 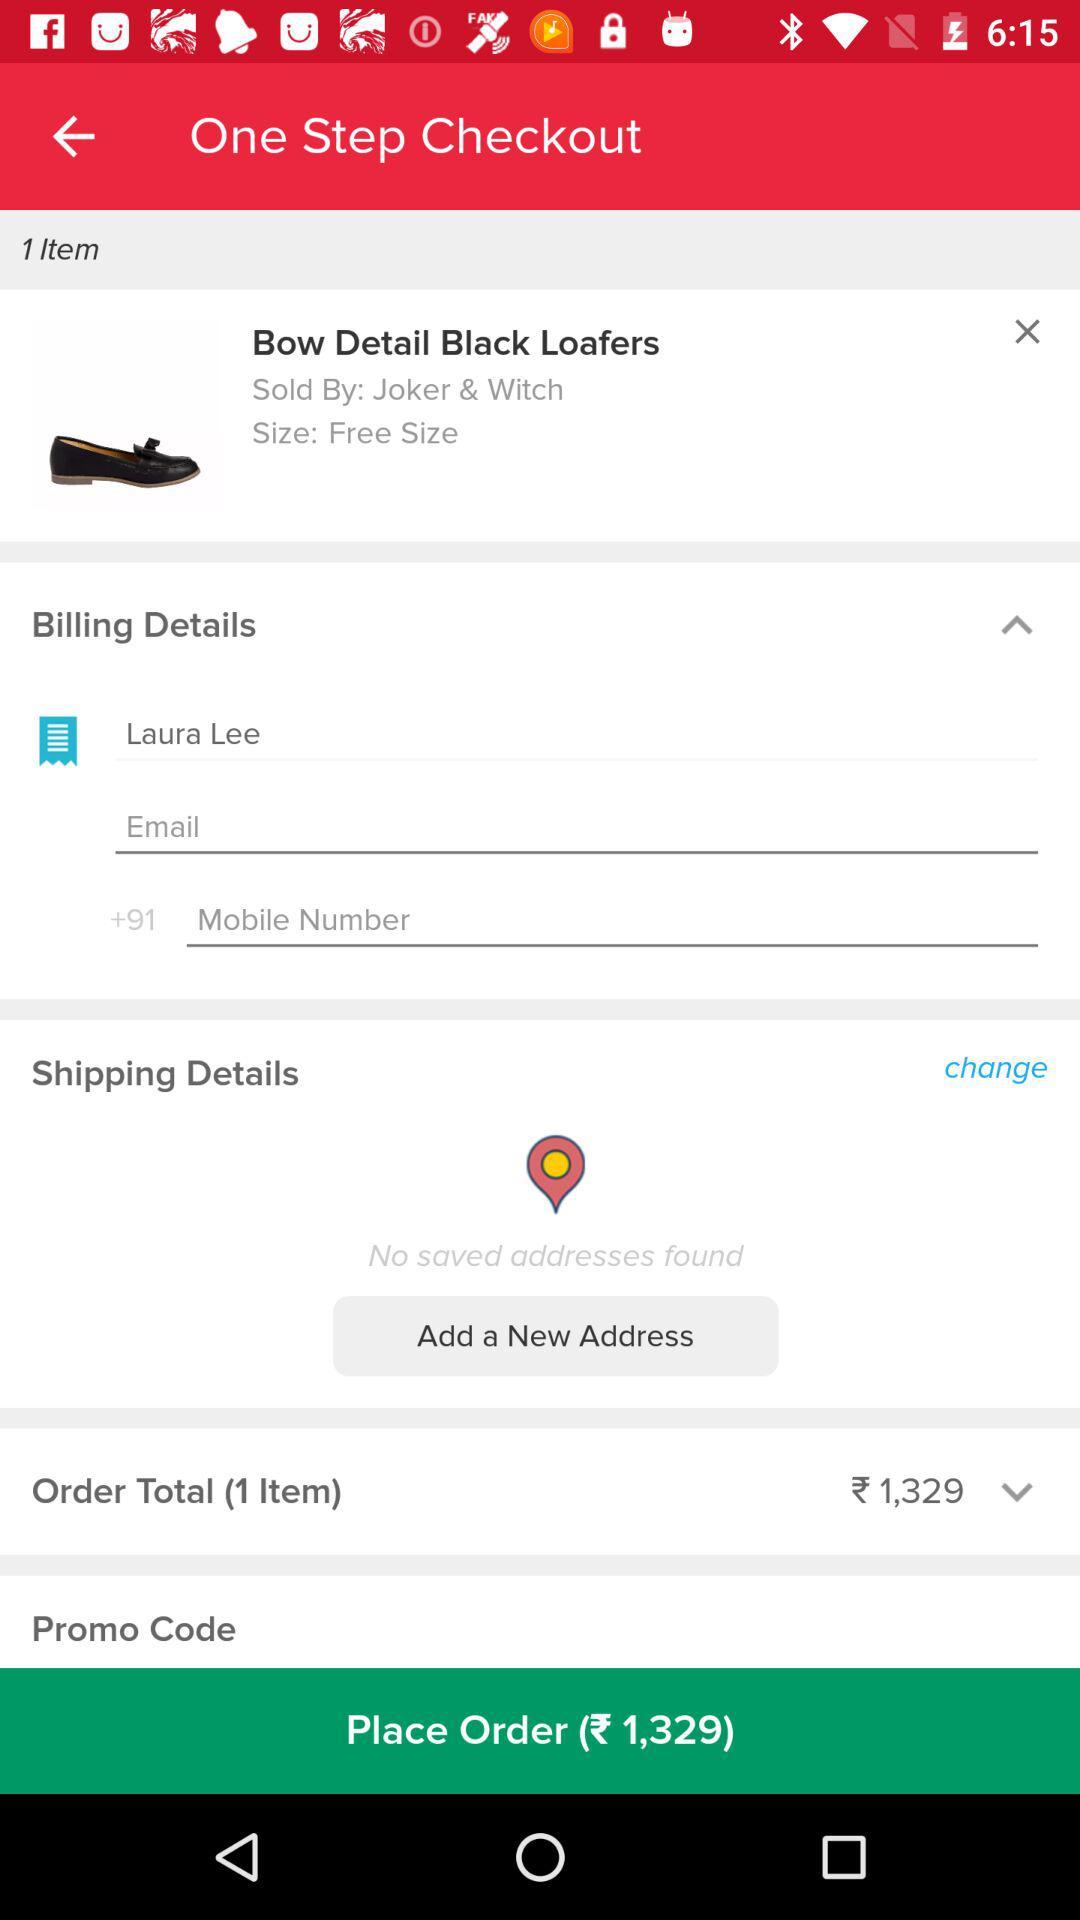 What do you see at coordinates (72, 135) in the screenshot?
I see `item above 1 item icon` at bounding box center [72, 135].